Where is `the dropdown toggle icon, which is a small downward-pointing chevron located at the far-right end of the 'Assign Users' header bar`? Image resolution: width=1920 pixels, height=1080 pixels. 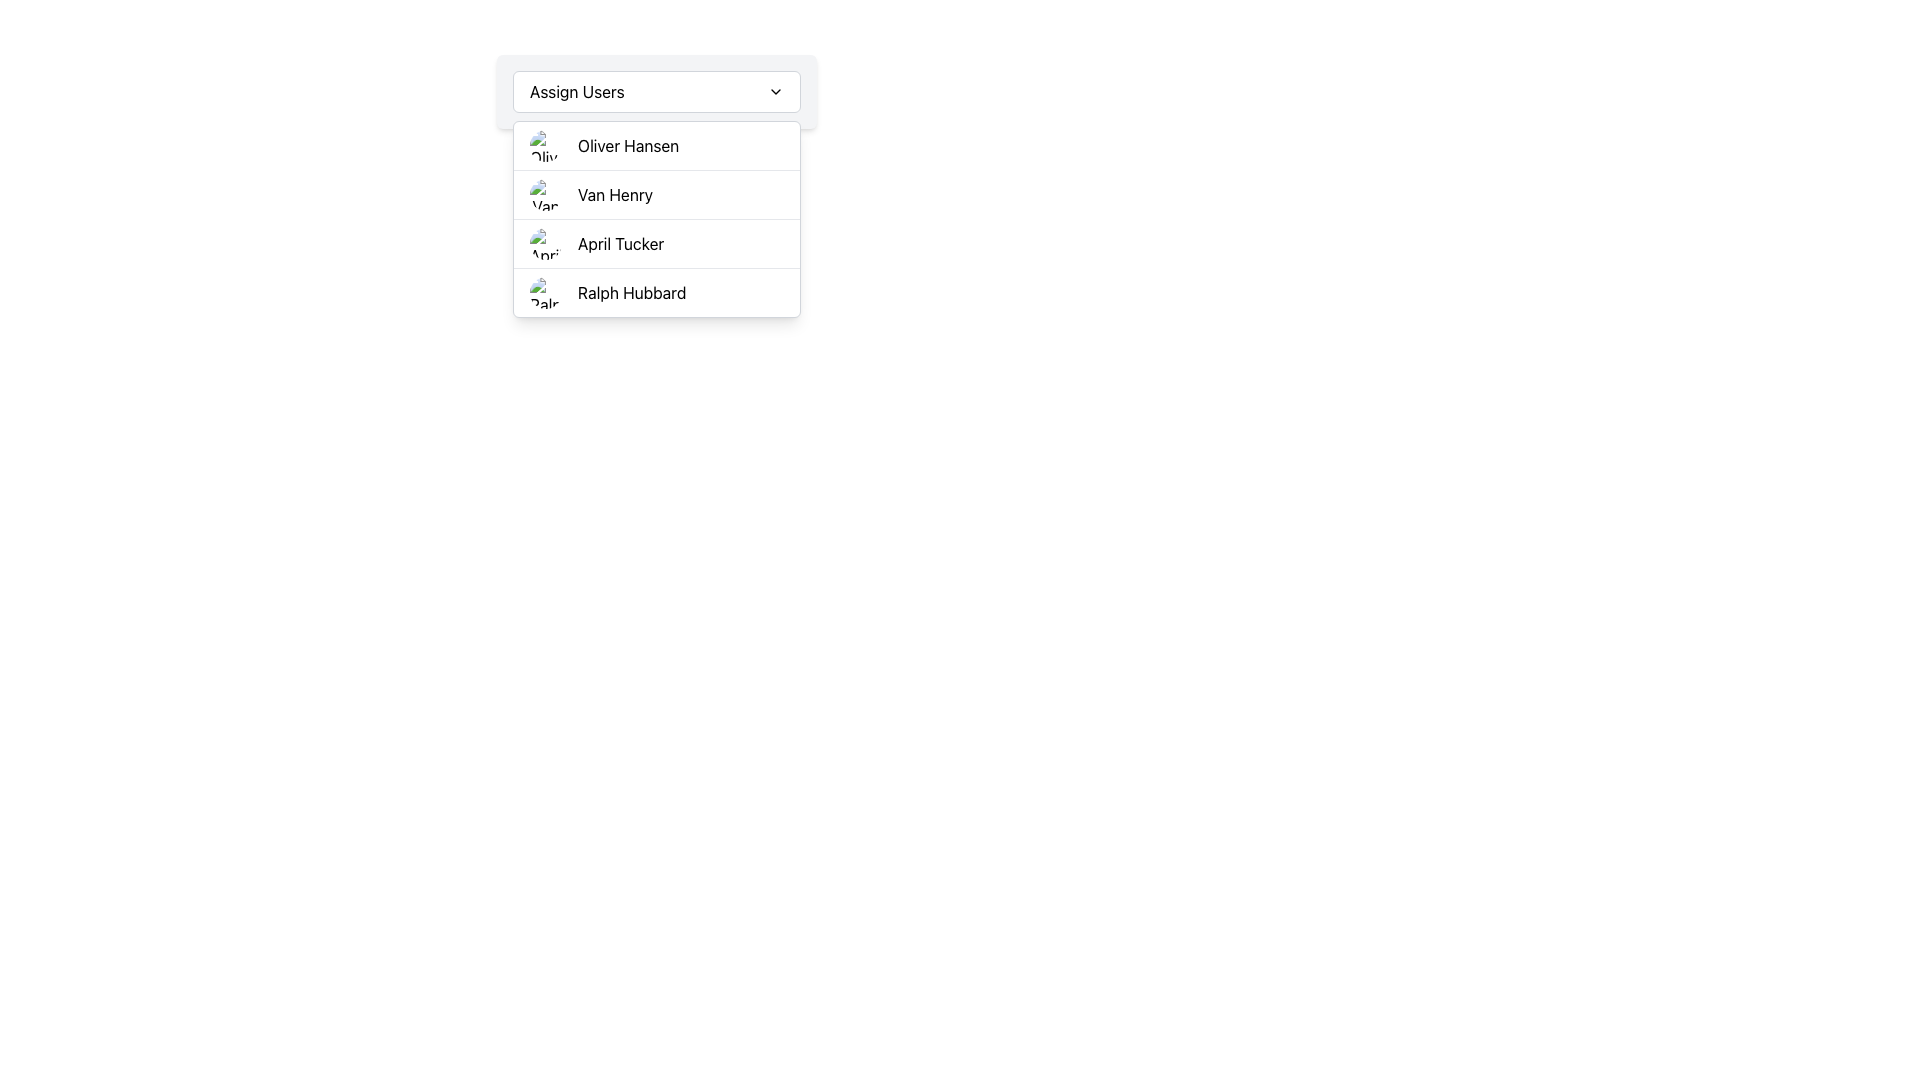
the dropdown toggle icon, which is a small downward-pointing chevron located at the far-right end of the 'Assign Users' header bar is located at coordinates (775, 92).